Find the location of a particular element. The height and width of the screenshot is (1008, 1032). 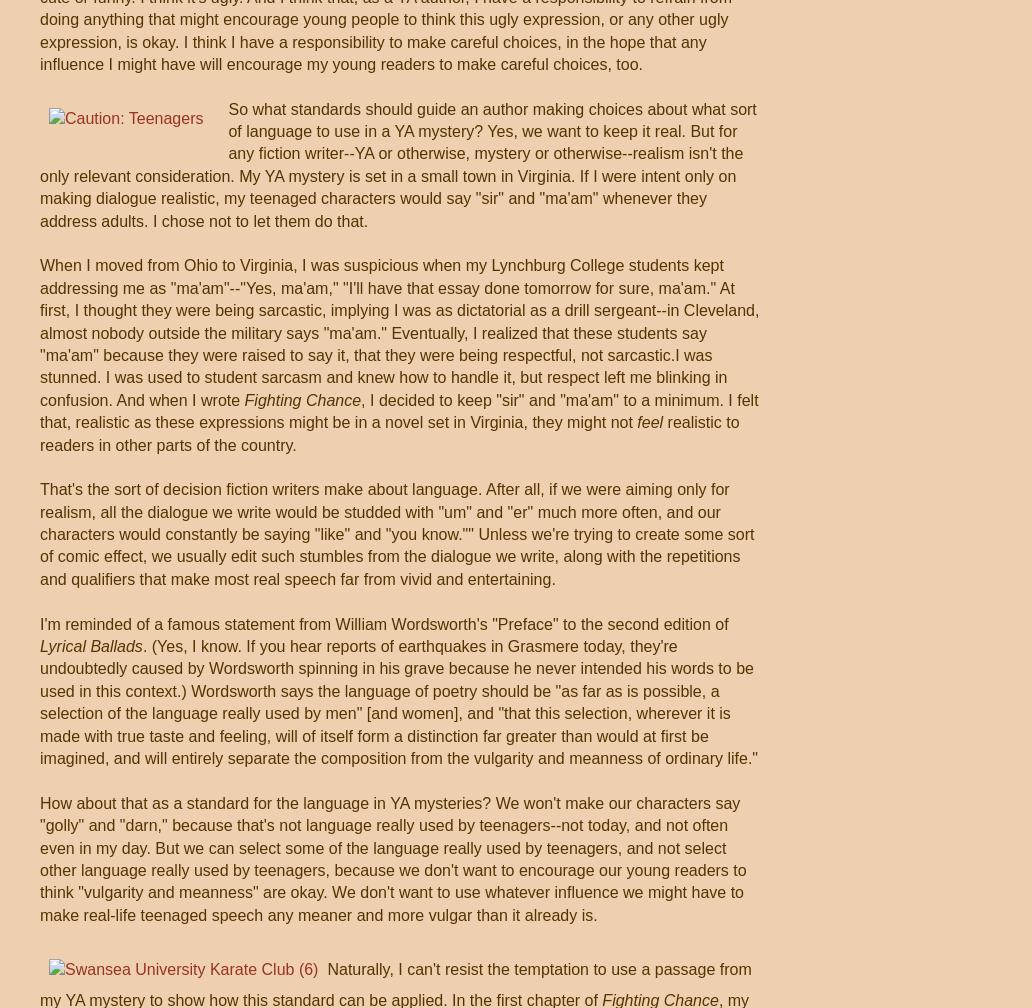

'.
 (Yes, I know. If you hear reports of earthquakes in Grasmere today, 
they're undoubtedly caused by Wordsworth spinning in his grave because 
he never intended his words to be used in this context.) Wordsworth says
 the language of poetry should be "as far as is possible, a selection of
 the language really used by men" [and women], and "that this selection,
 wherever it is made with true taste and feeling, will of itself form a 
distinction far greater than would at first be imagined, and will 
entirely separate the composition from the vulgarity and meanness of 
ordinary life."' is located at coordinates (397, 702).